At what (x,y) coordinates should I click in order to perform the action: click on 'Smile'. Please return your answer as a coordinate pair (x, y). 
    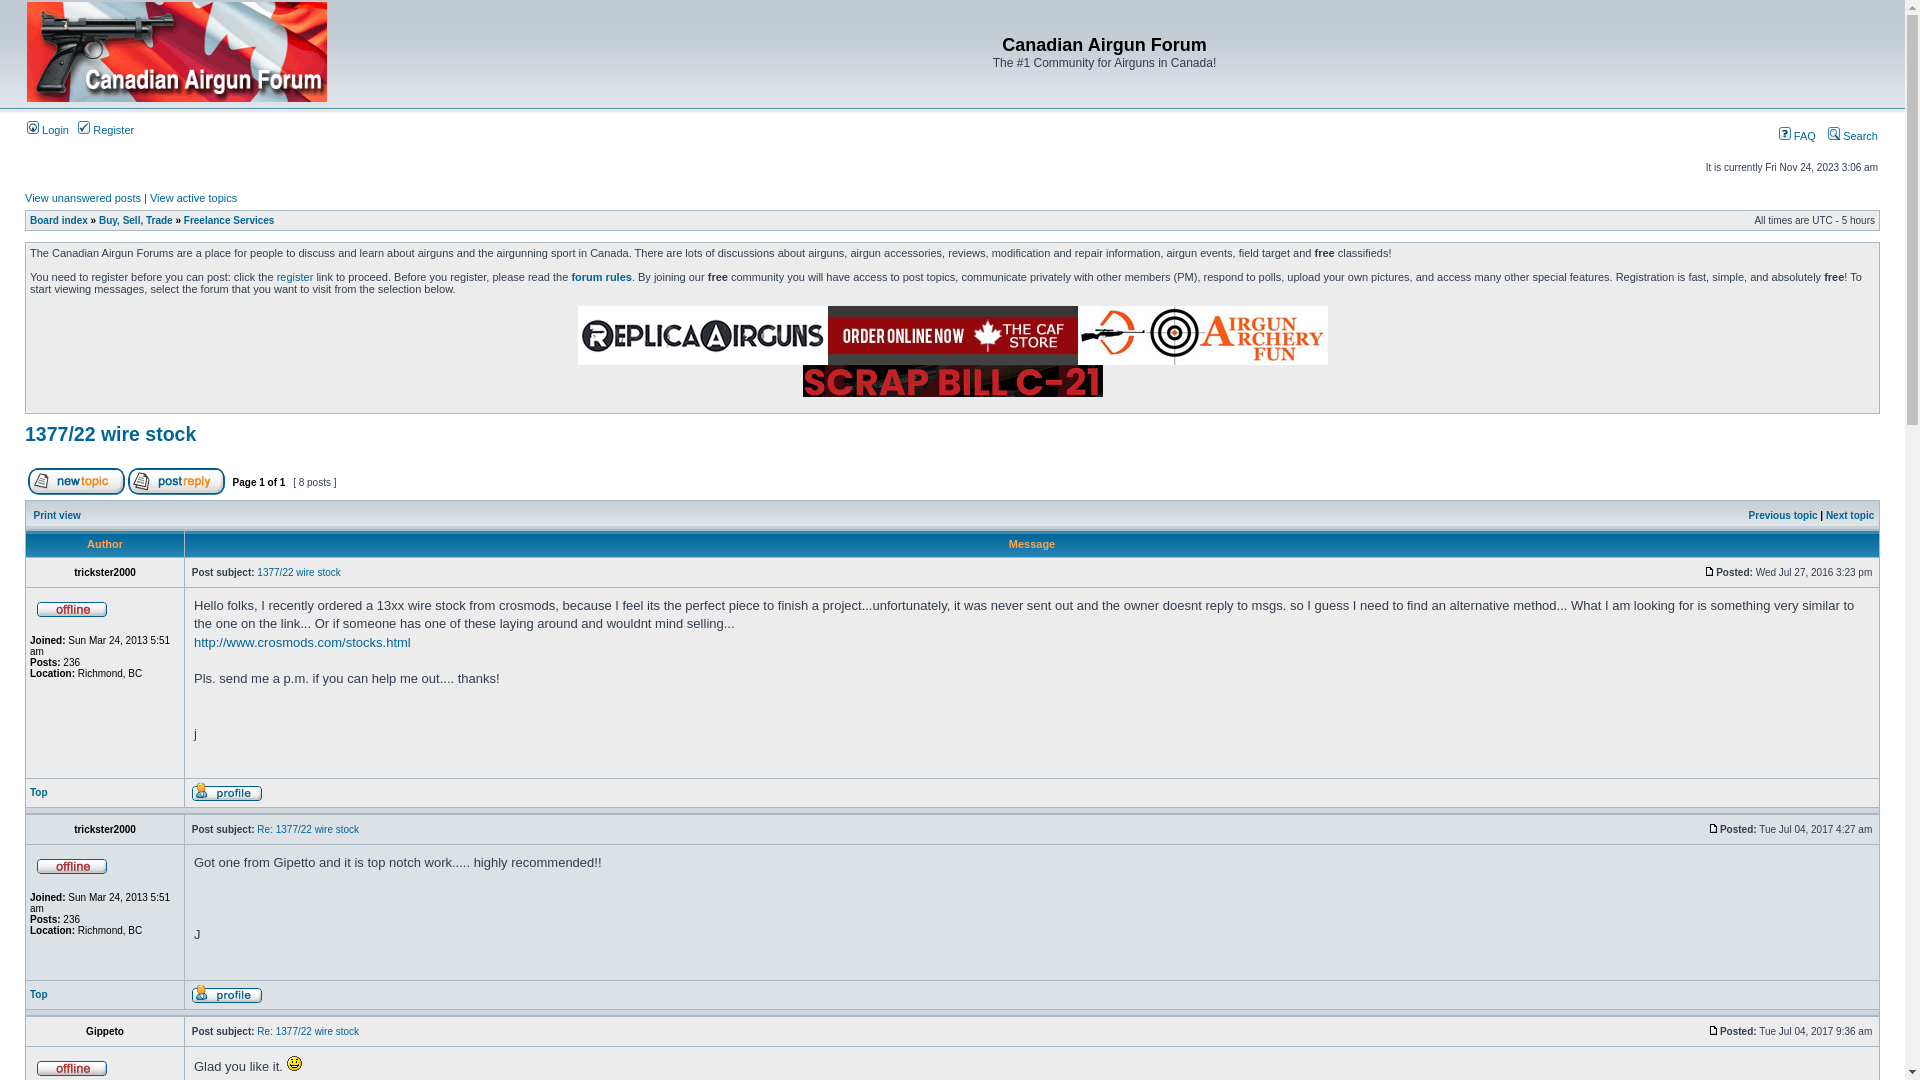
    Looking at the image, I should click on (292, 1062).